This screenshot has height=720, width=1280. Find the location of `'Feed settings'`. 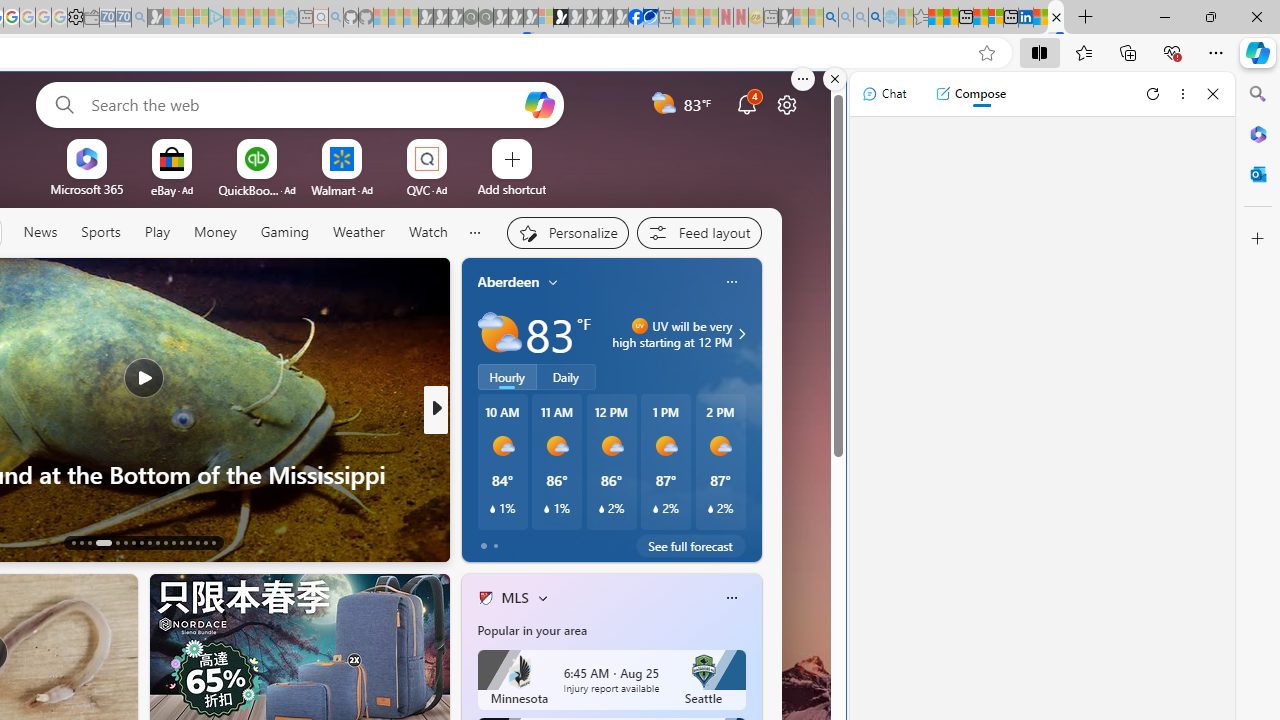

'Feed settings' is located at coordinates (698, 231).